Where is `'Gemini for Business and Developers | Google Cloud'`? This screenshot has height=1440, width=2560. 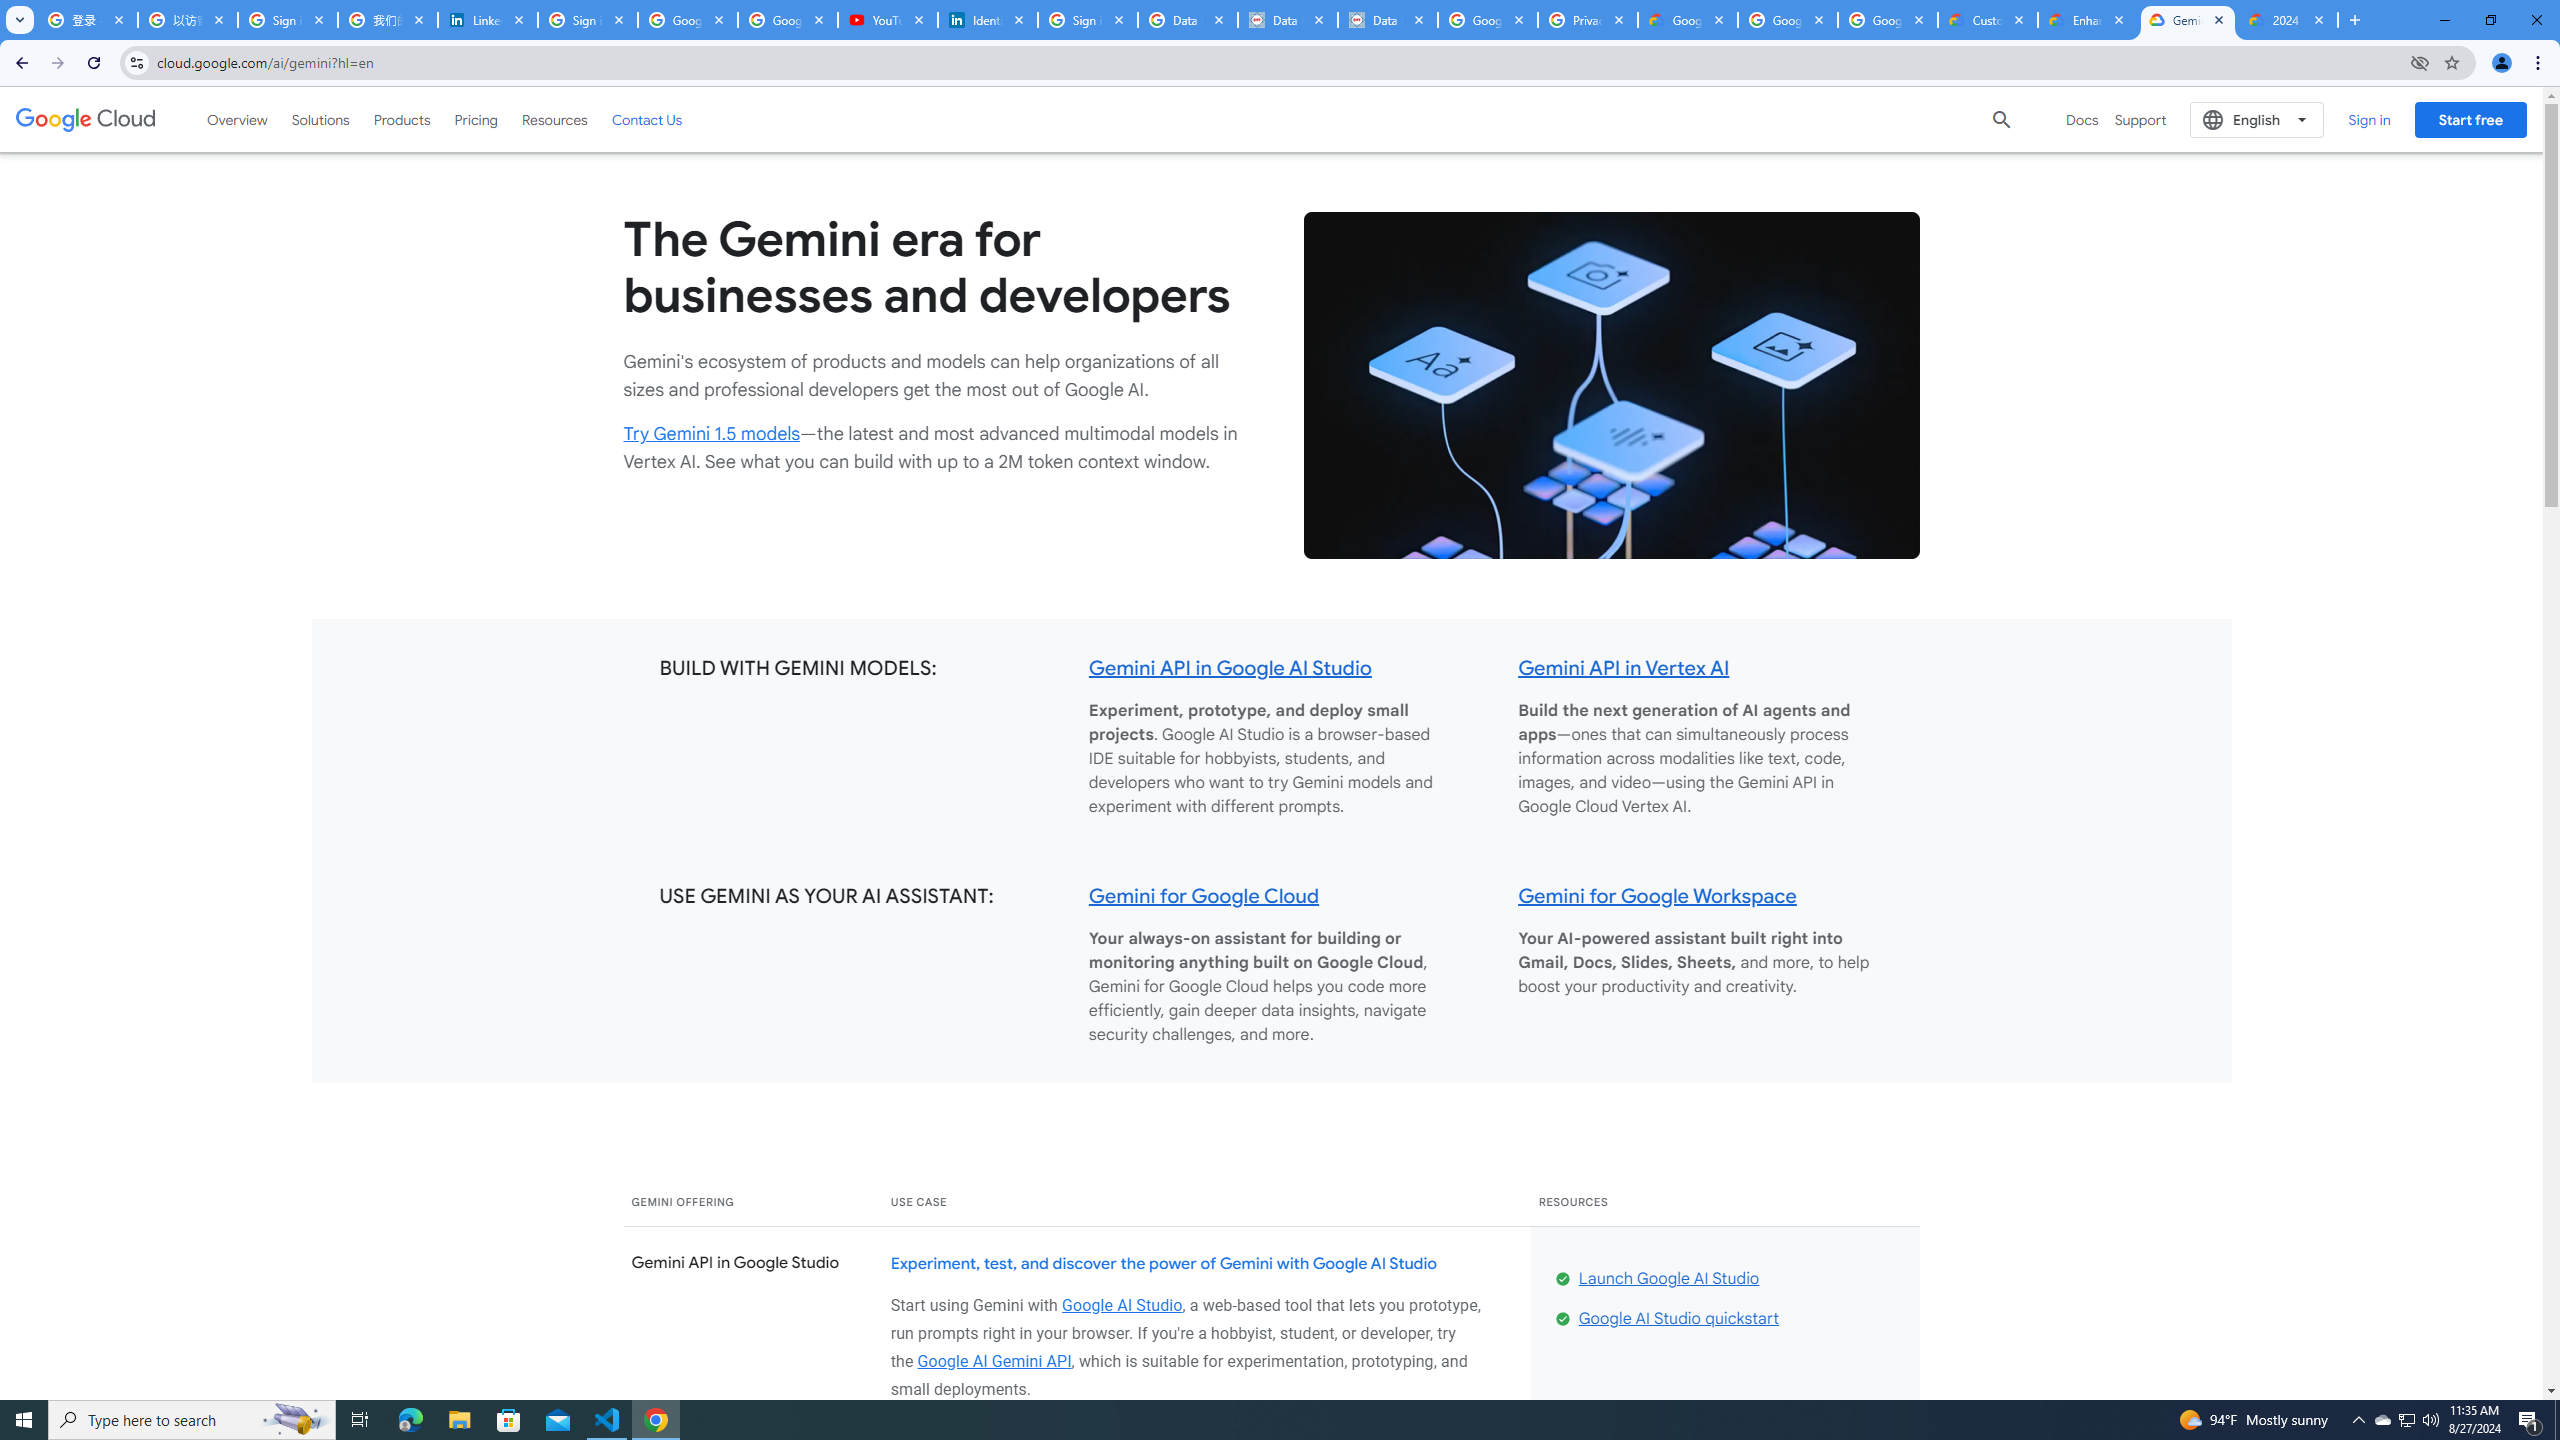 'Gemini for Business and Developers | Google Cloud' is located at coordinates (2188, 19).